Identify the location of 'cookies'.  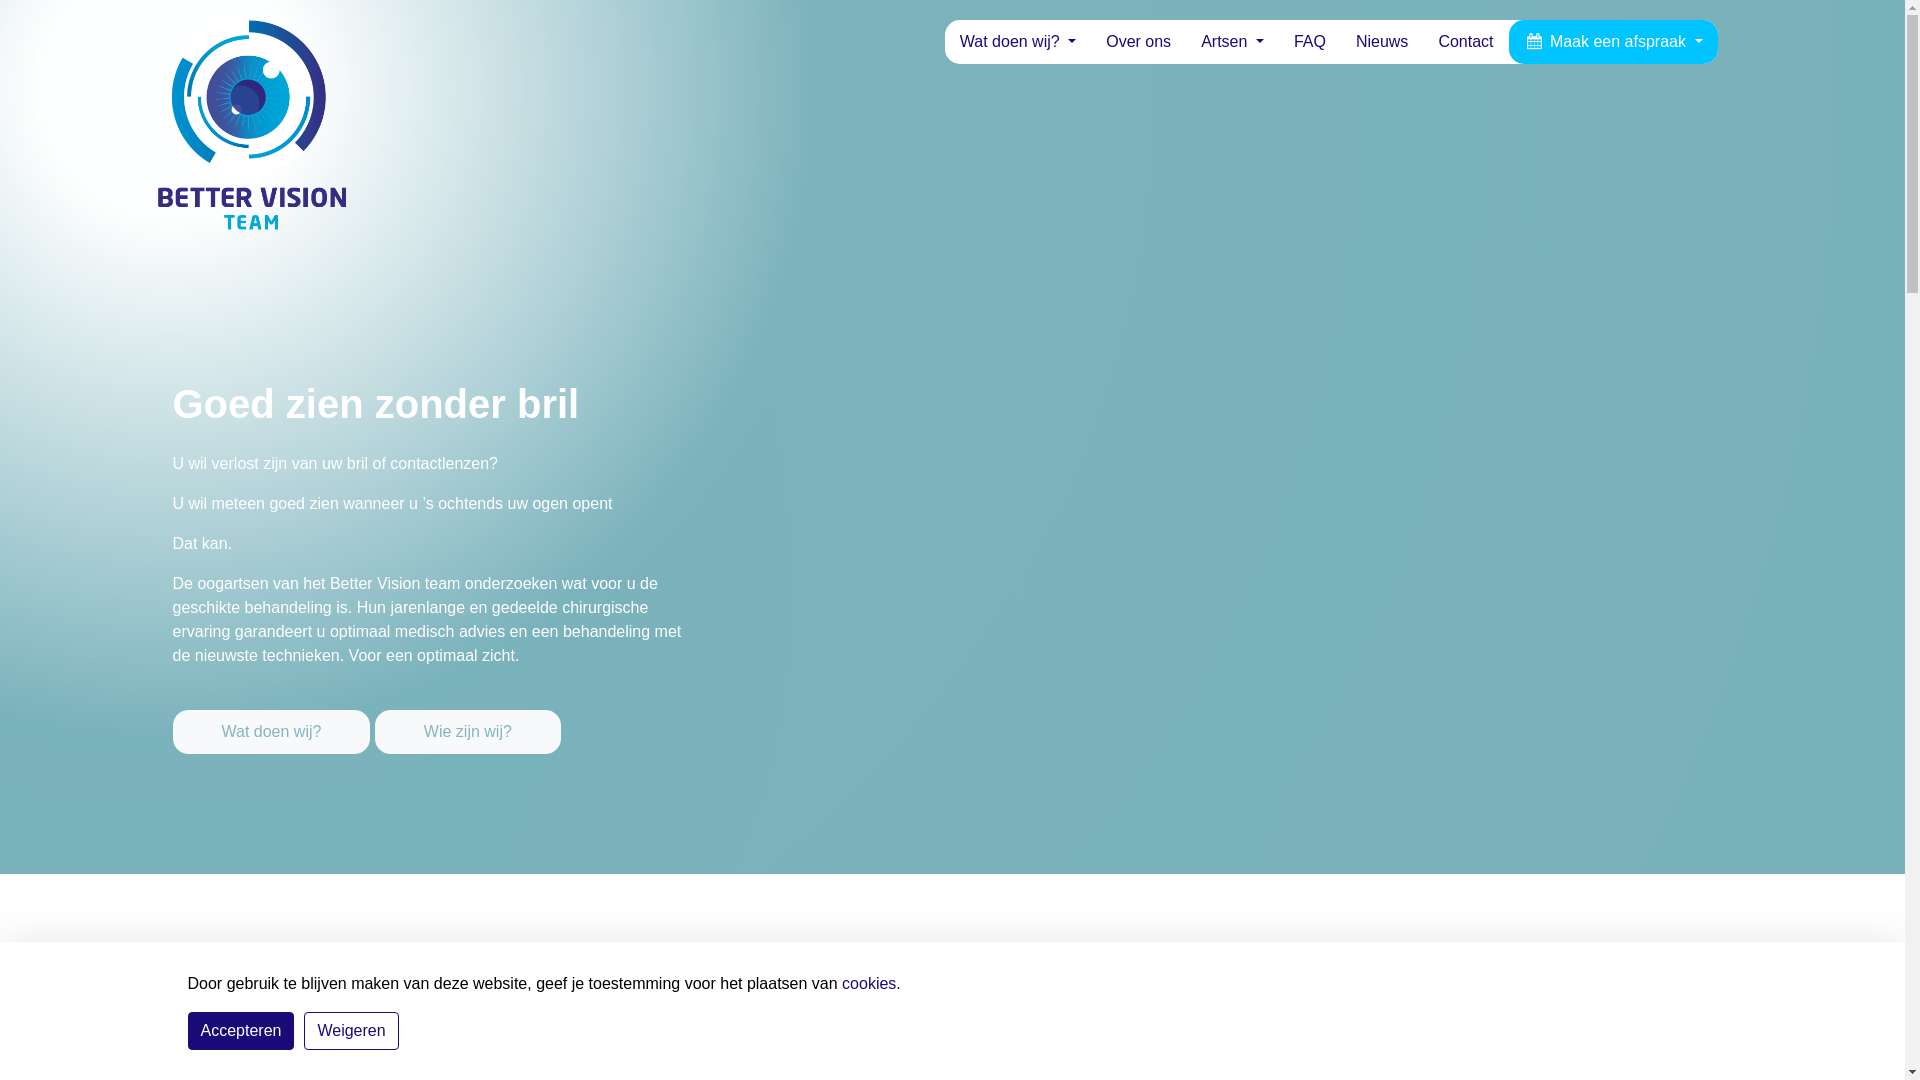
(868, 982).